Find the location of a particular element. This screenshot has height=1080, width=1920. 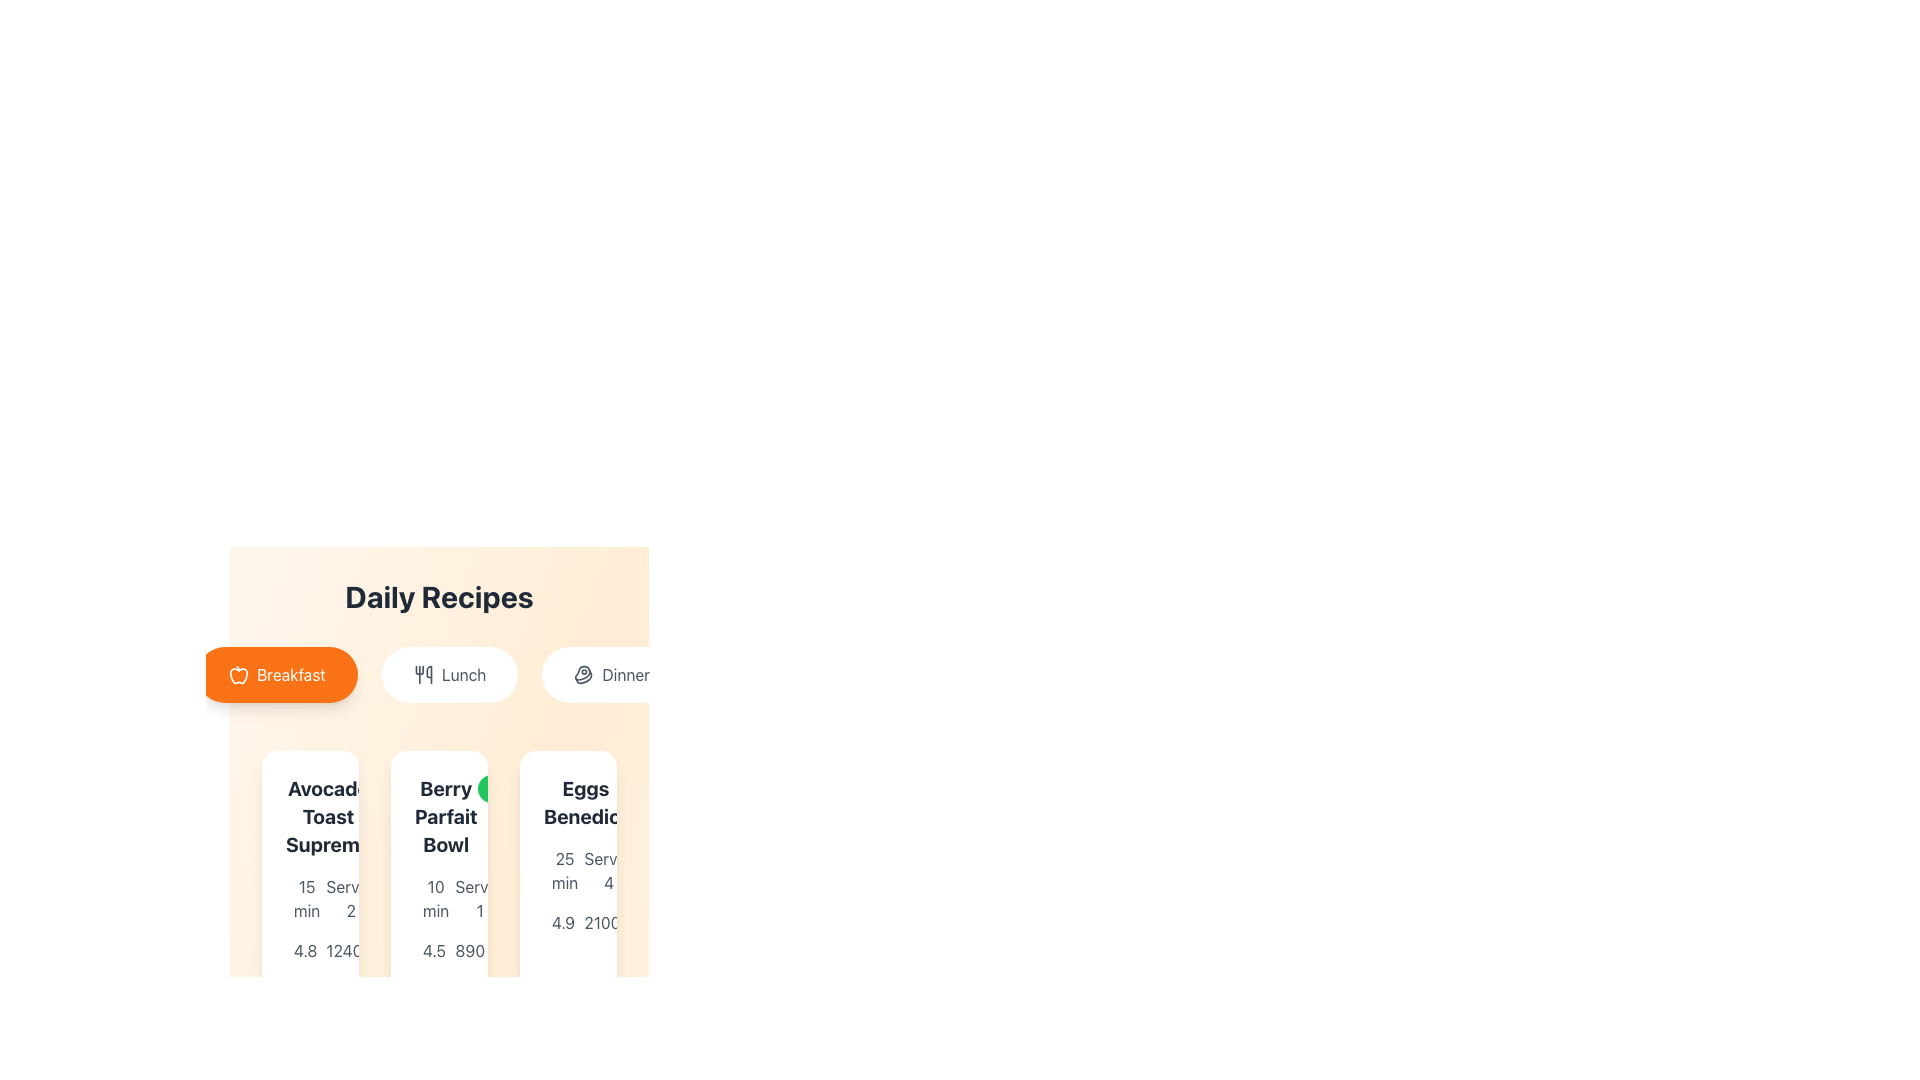

displayed rating value from the rating display component located at the bottom of the 'Berry Parfait Bowl' recipe card is located at coordinates (422, 950).